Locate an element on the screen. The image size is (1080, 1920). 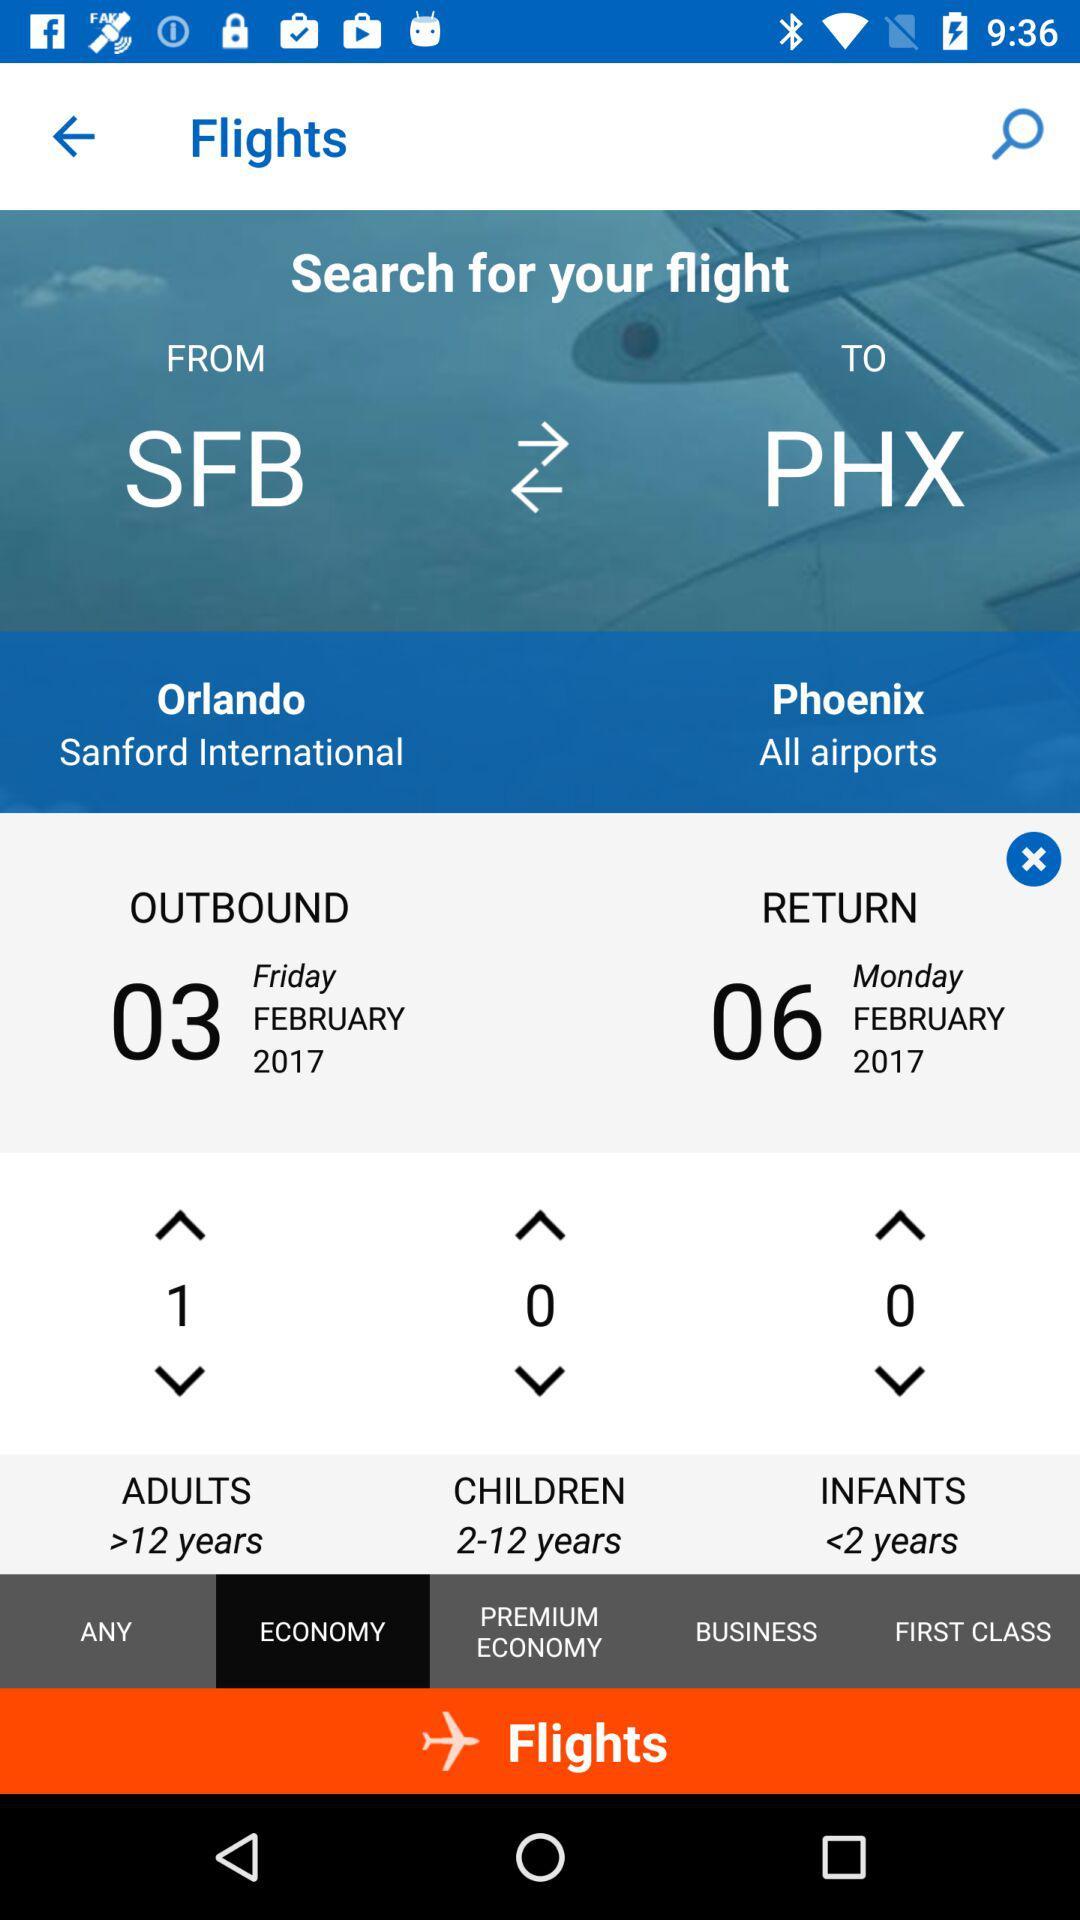
lower number of adults is located at coordinates (180, 1380).